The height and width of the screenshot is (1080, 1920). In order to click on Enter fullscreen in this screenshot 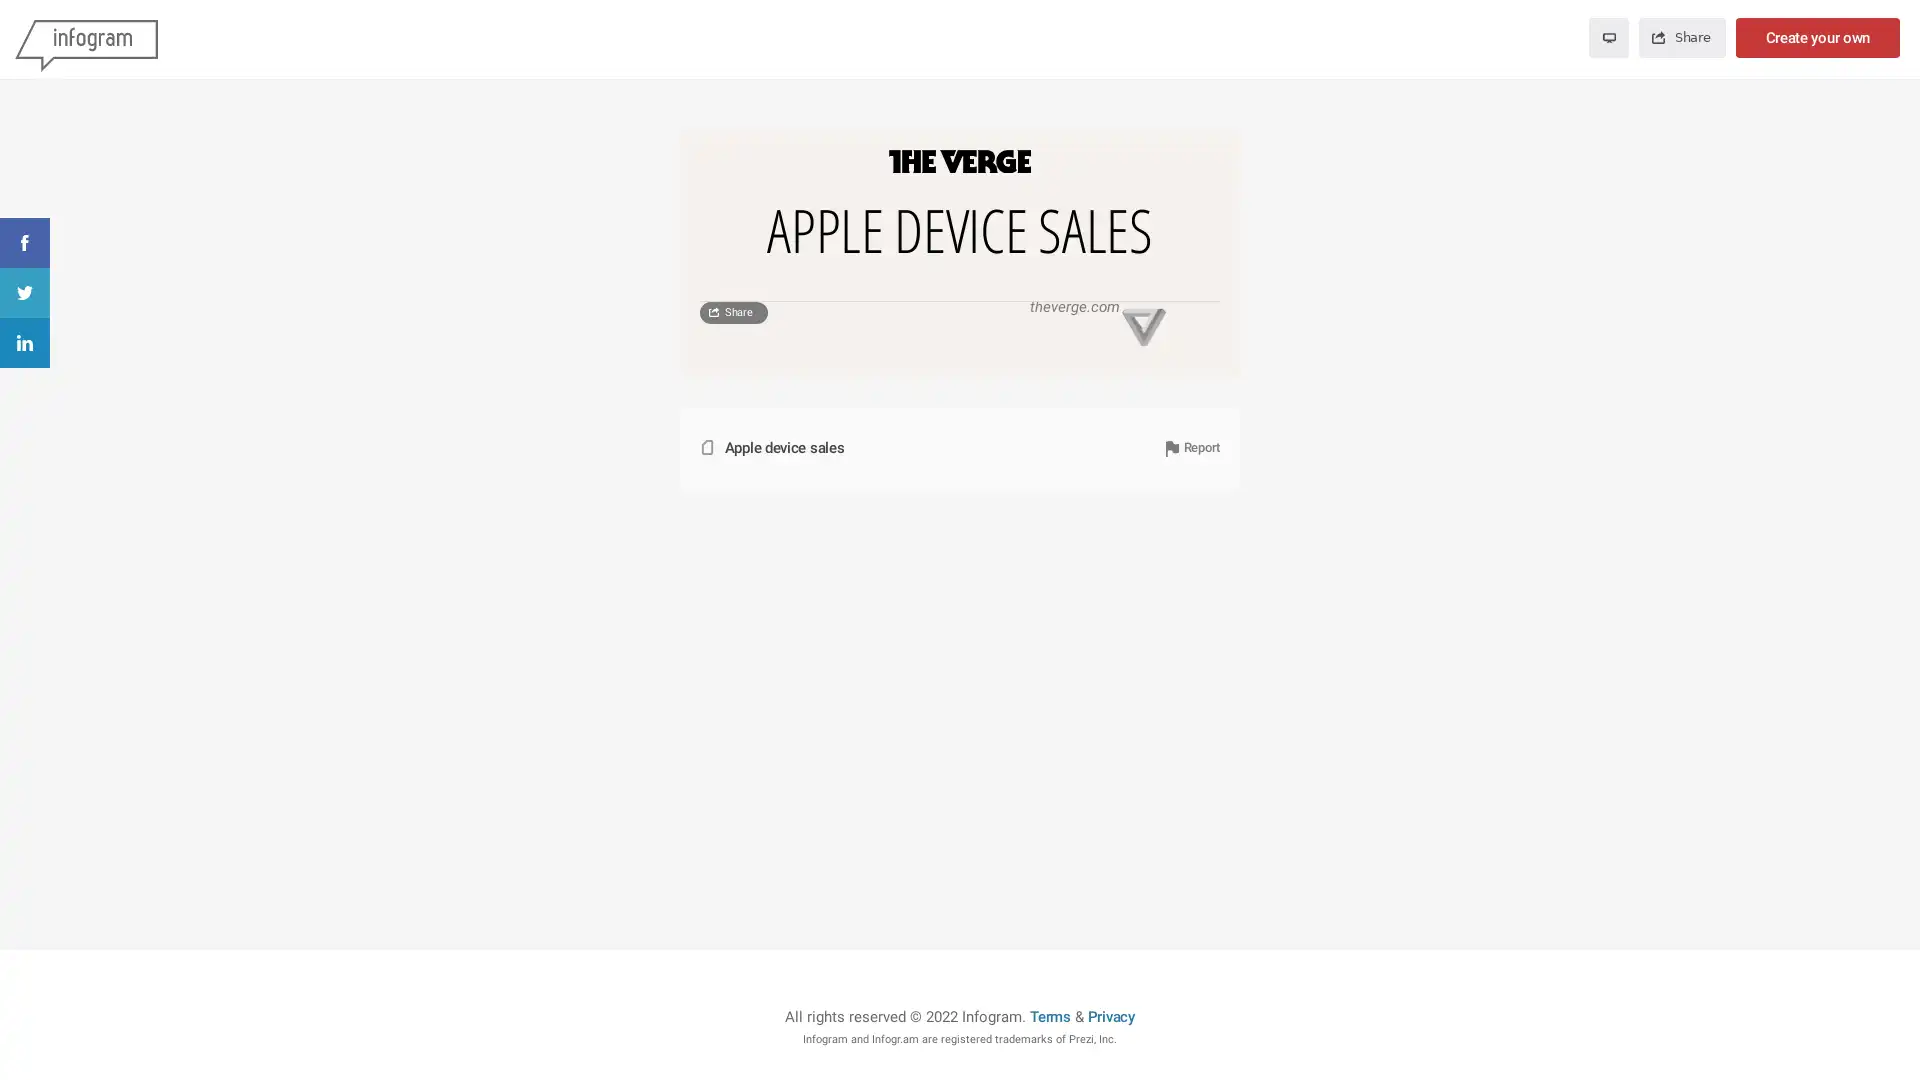, I will do `click(1608, 38)`.